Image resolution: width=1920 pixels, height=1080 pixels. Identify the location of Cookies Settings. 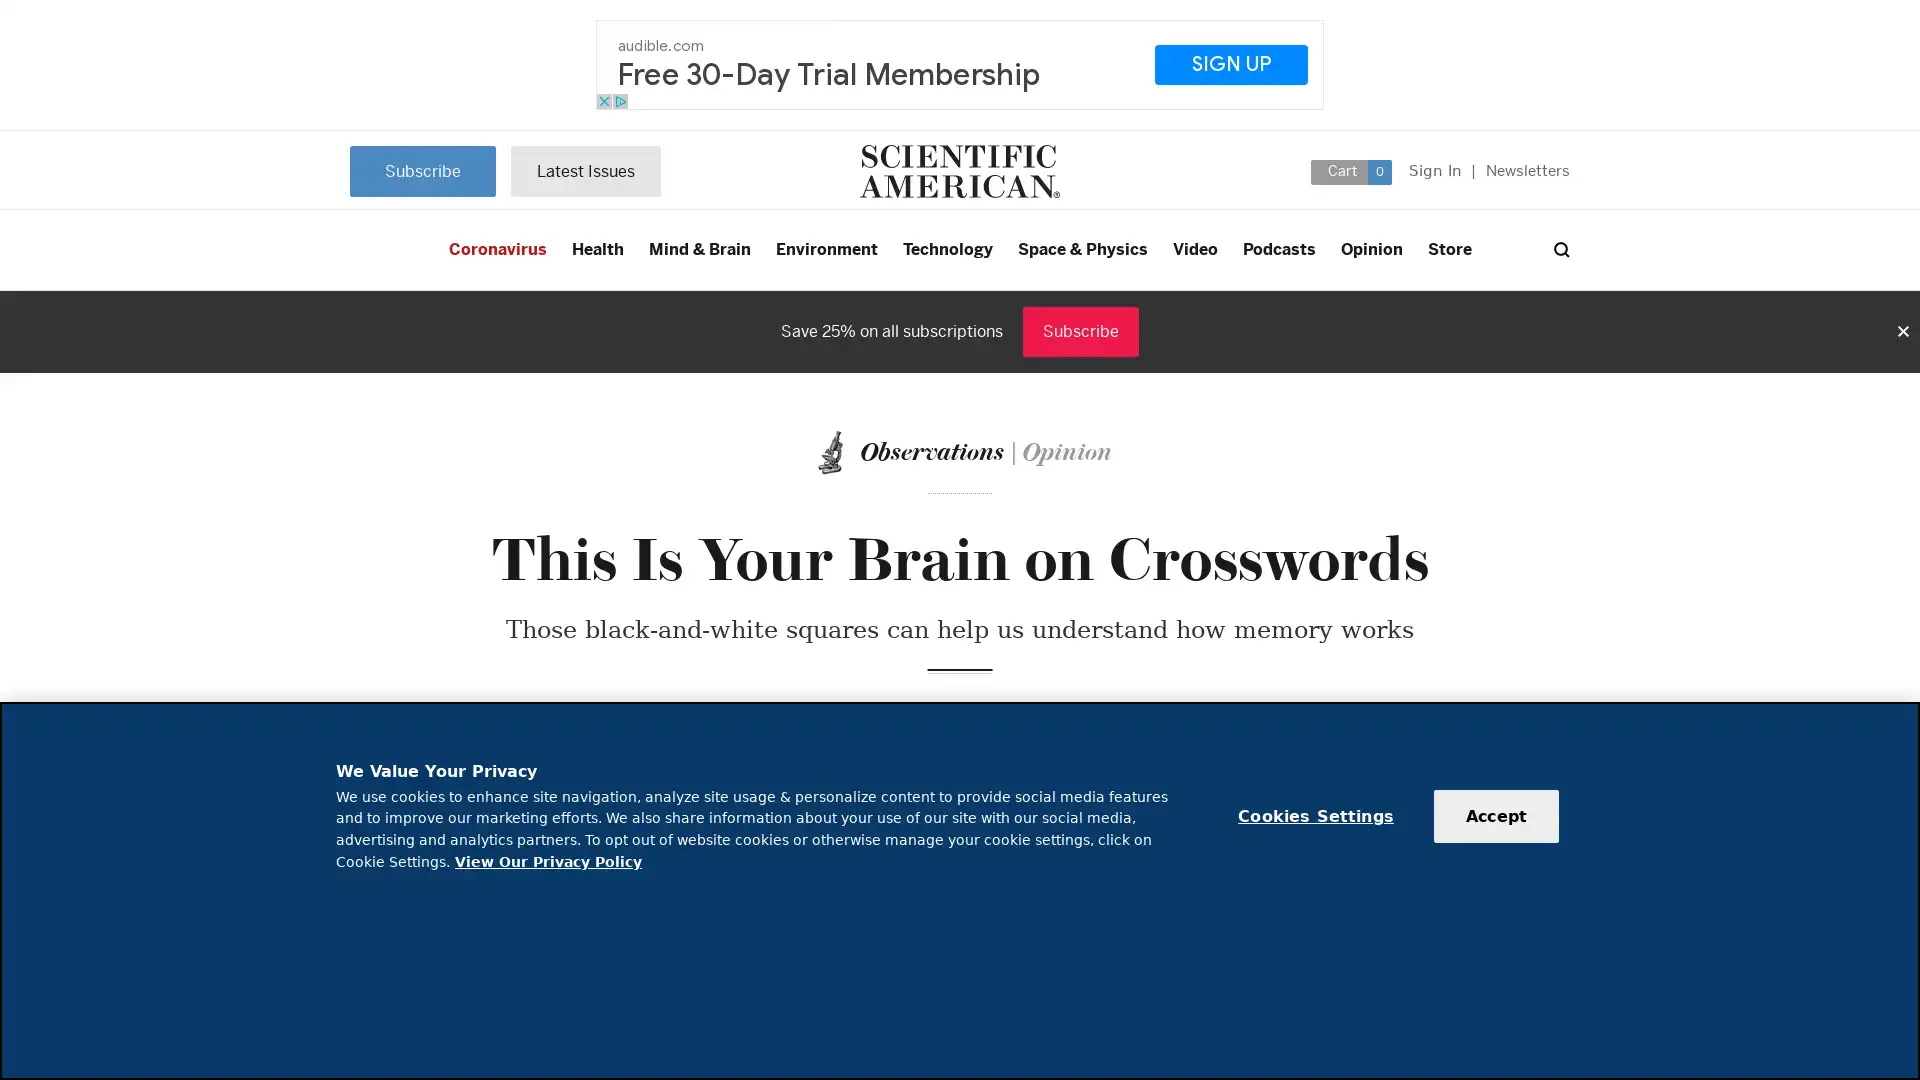
(1315, 816).